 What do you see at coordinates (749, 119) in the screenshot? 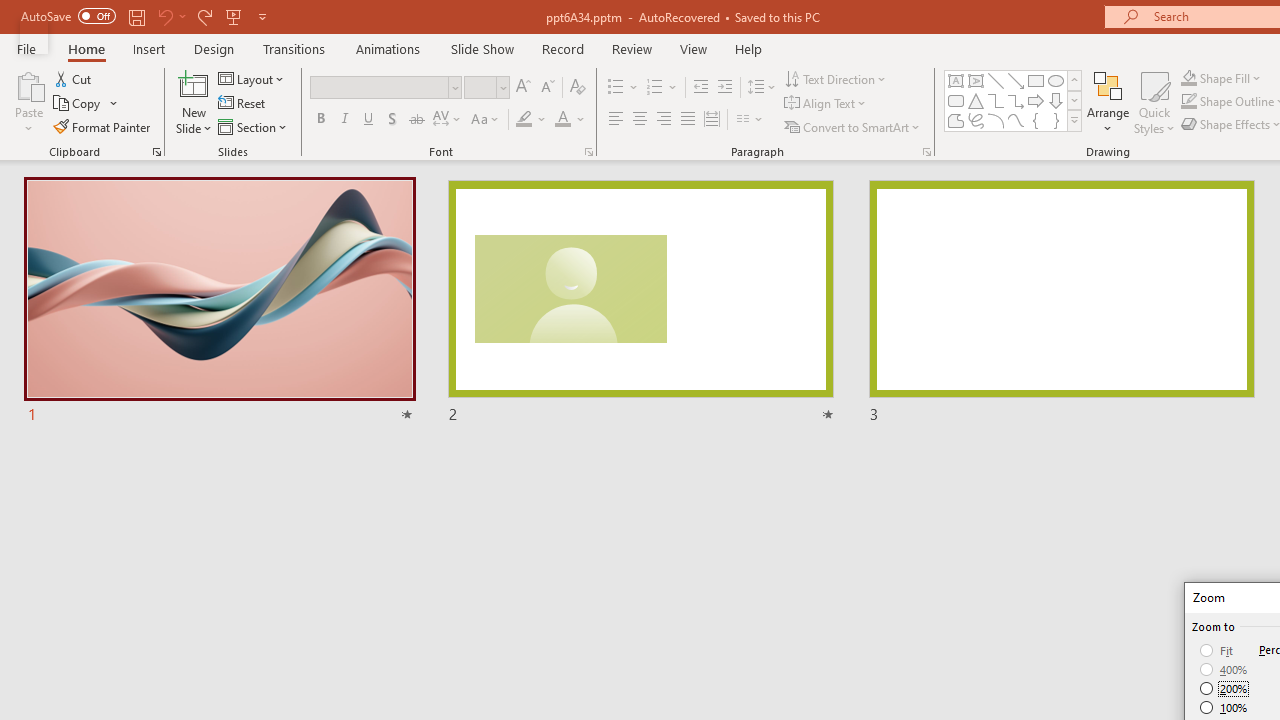
I see `'Columns'` at bounding box center [749, 119].